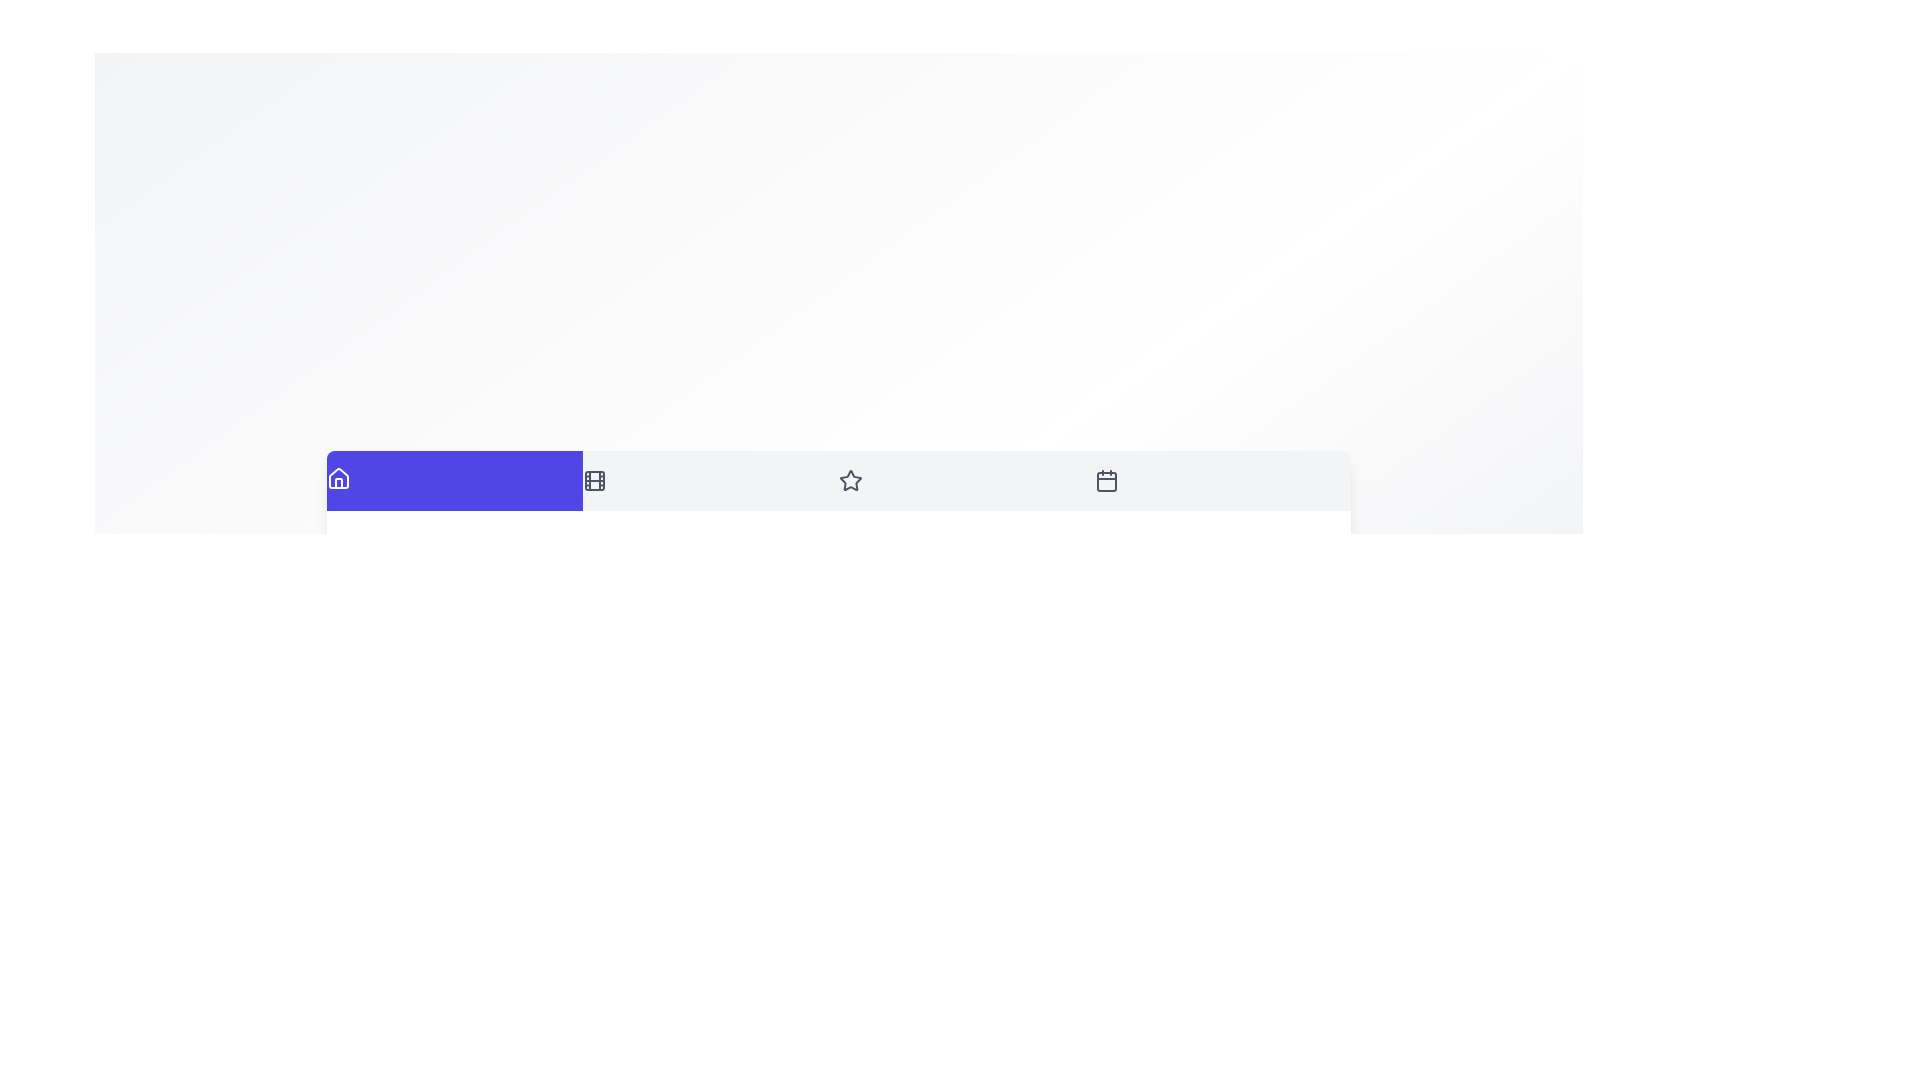 The width and height of the screenshot is (1920, 1080). Describe the element at coordinates (594, 480) in the screenshot. I see `the film icon component located in the bottom menu bar, second from the left, which represents a media or video-related feature` at that location.